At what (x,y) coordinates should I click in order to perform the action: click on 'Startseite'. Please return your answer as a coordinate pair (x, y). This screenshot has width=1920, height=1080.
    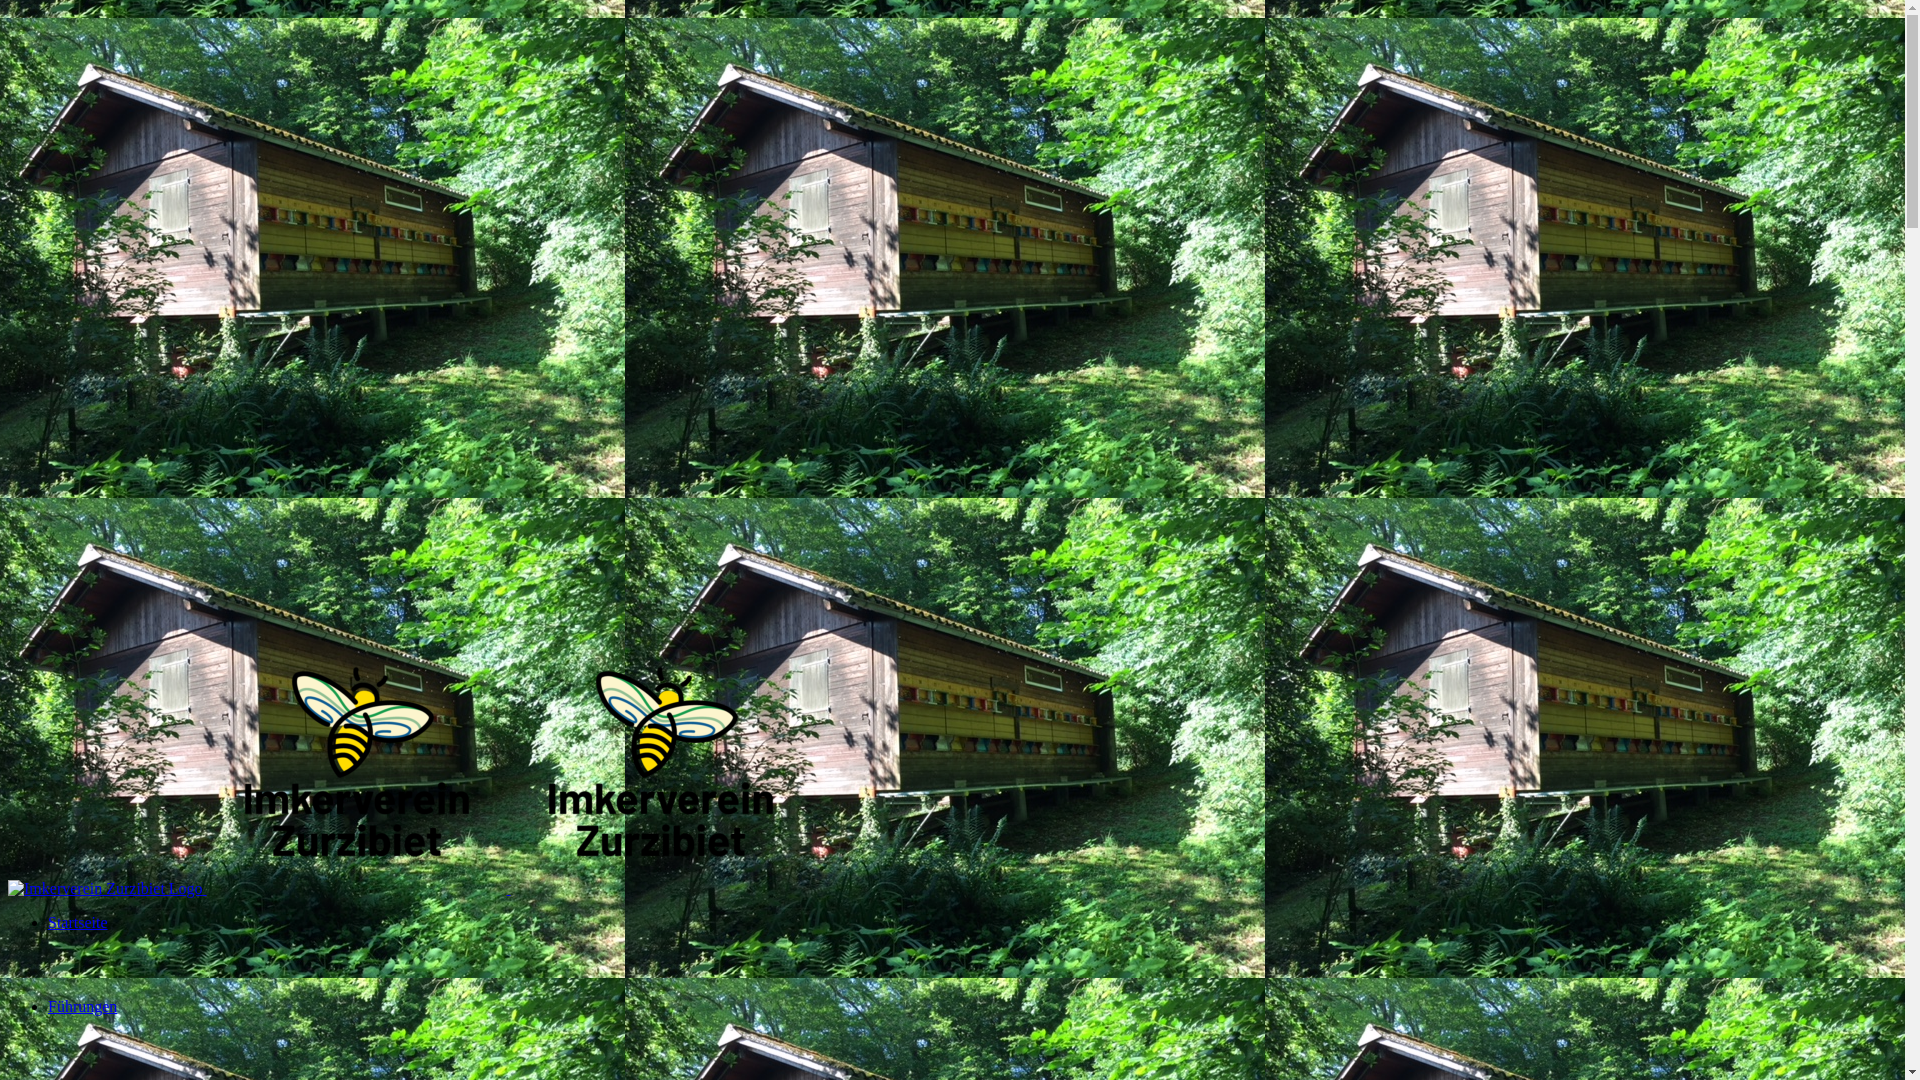
    Looking at the image, I should click on (77, 955).